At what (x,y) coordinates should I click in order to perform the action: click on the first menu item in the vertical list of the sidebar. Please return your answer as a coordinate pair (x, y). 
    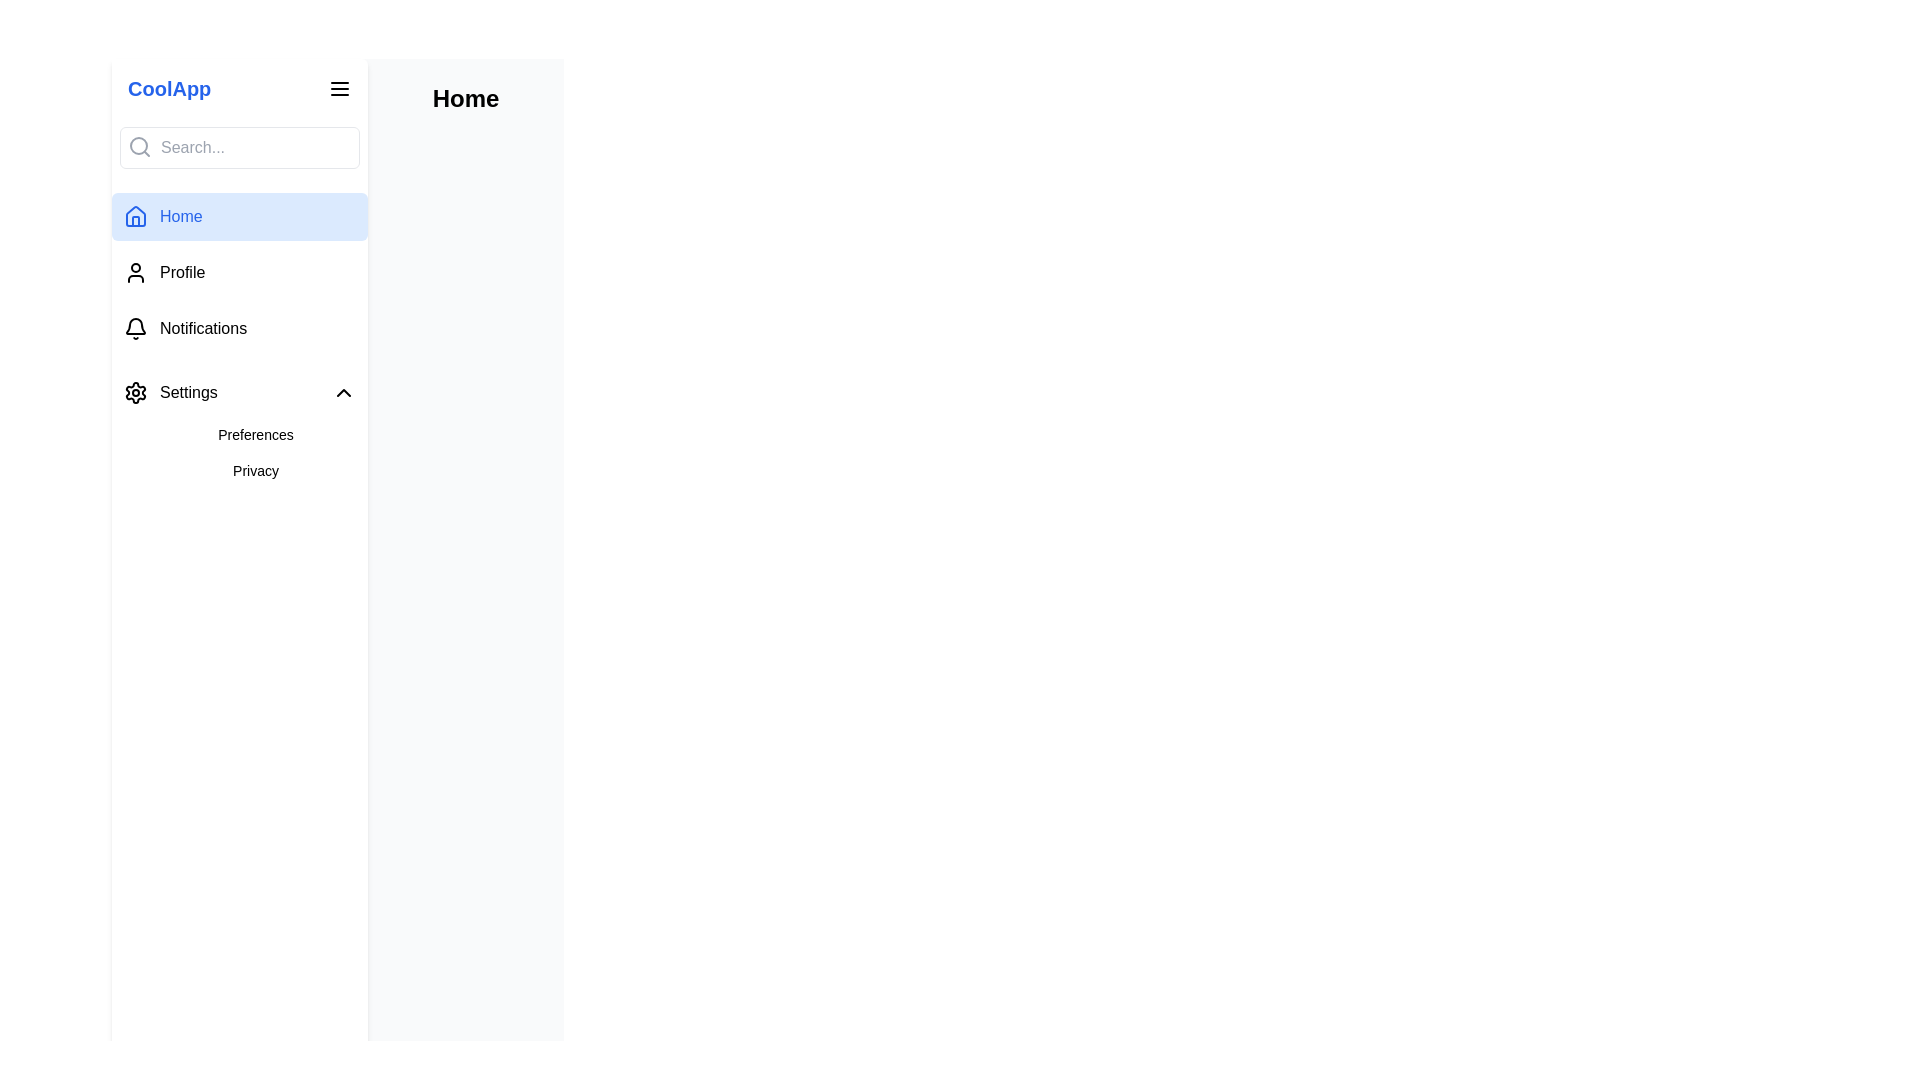
    Looking at the image, I should click on (240, 393).